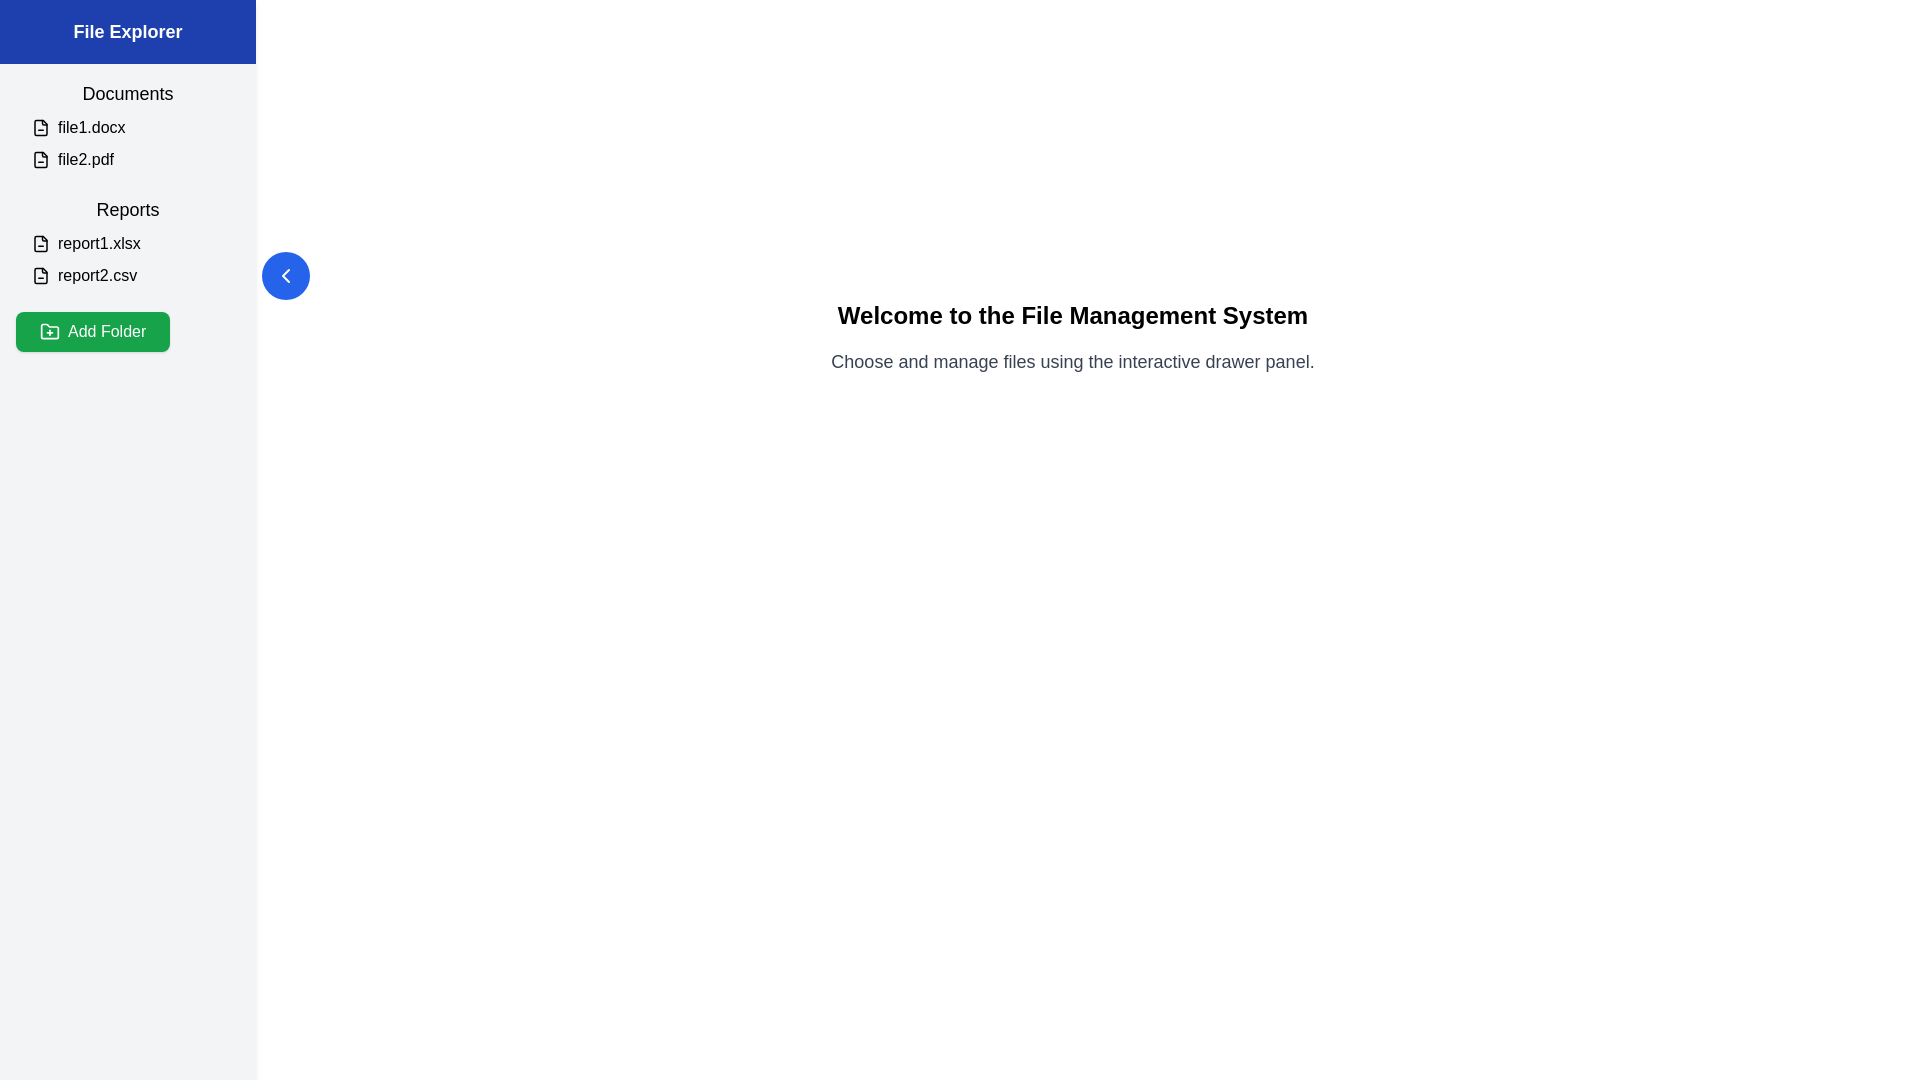 Image resolution: width=1920 pixels, height=1080 pixels. Describe the element at coordinates (285, 276) in the screenshot. I see `the button located in the top-left corner of the main content area` at that location.